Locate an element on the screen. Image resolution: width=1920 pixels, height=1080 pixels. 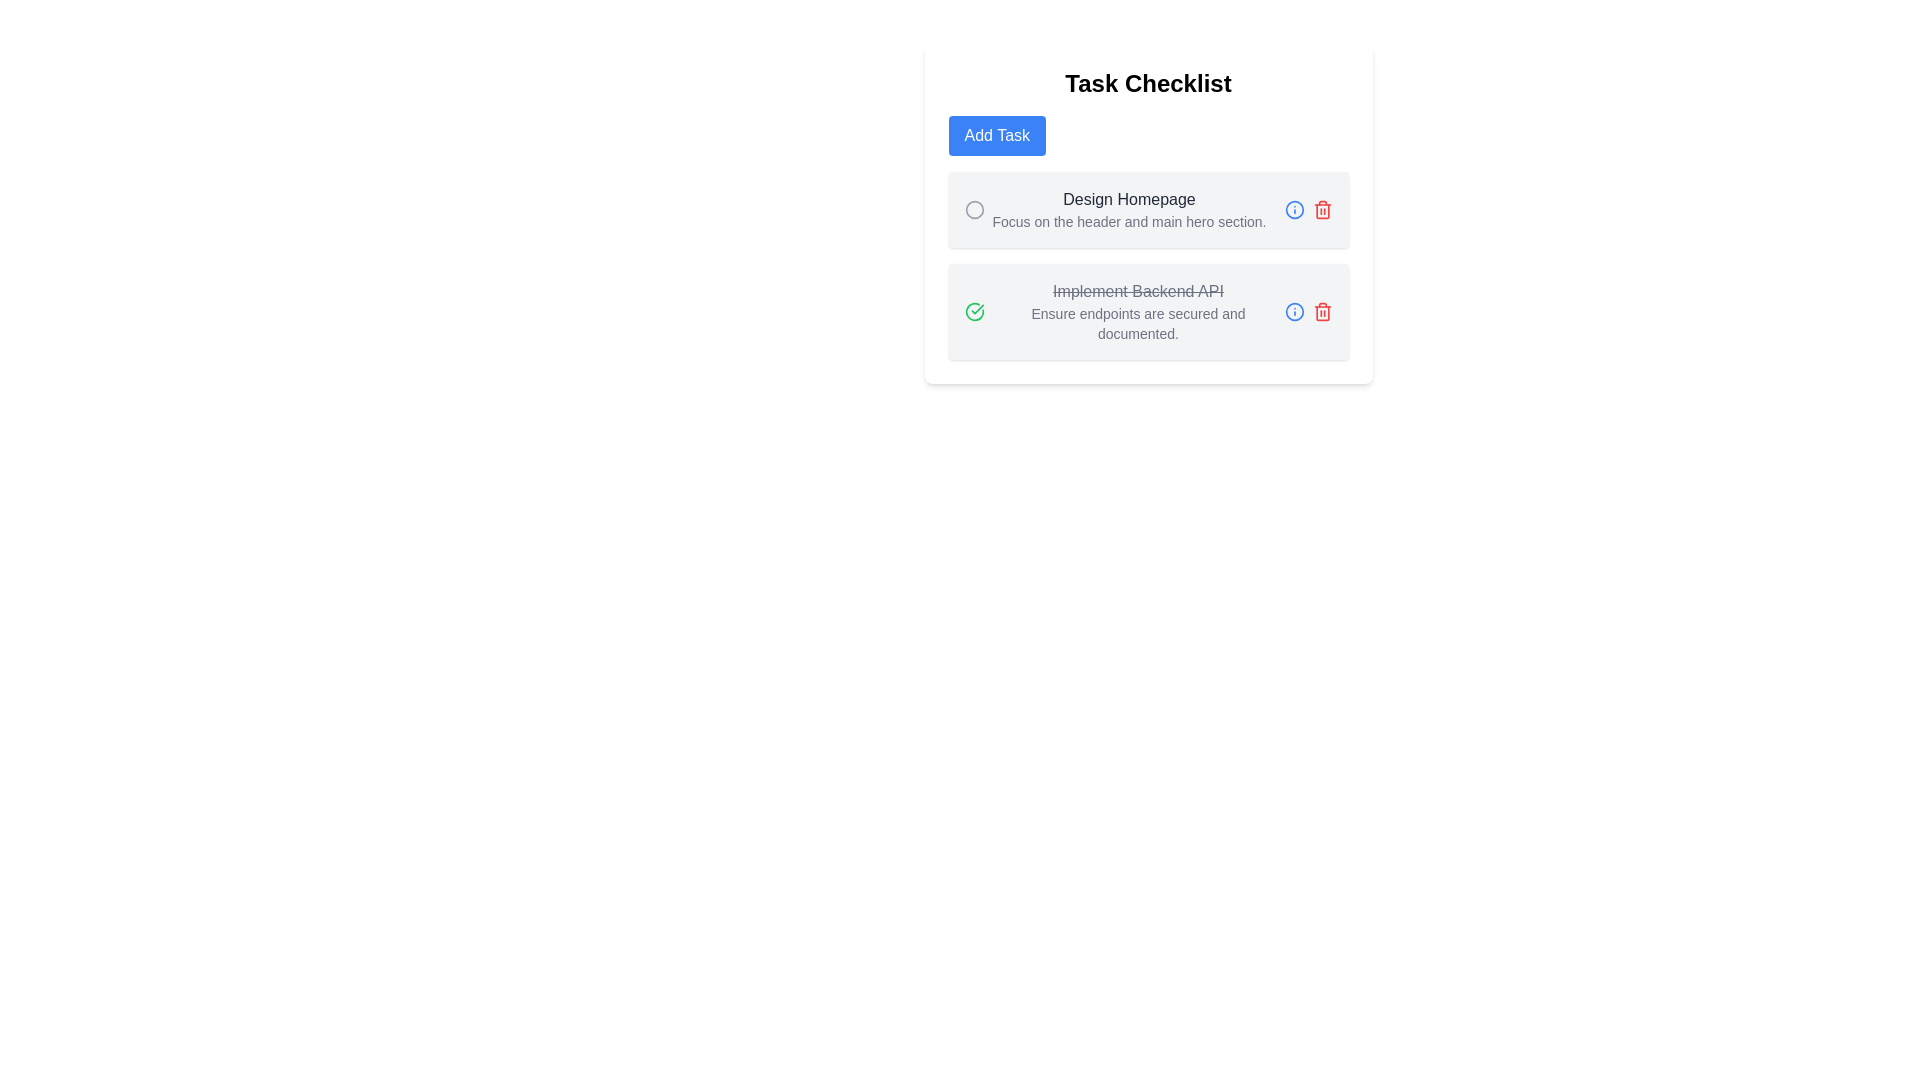
the trash can icon within the delete icon, which is located adjacent to the second task item in the checklist is located at coordinates (1322, 211).